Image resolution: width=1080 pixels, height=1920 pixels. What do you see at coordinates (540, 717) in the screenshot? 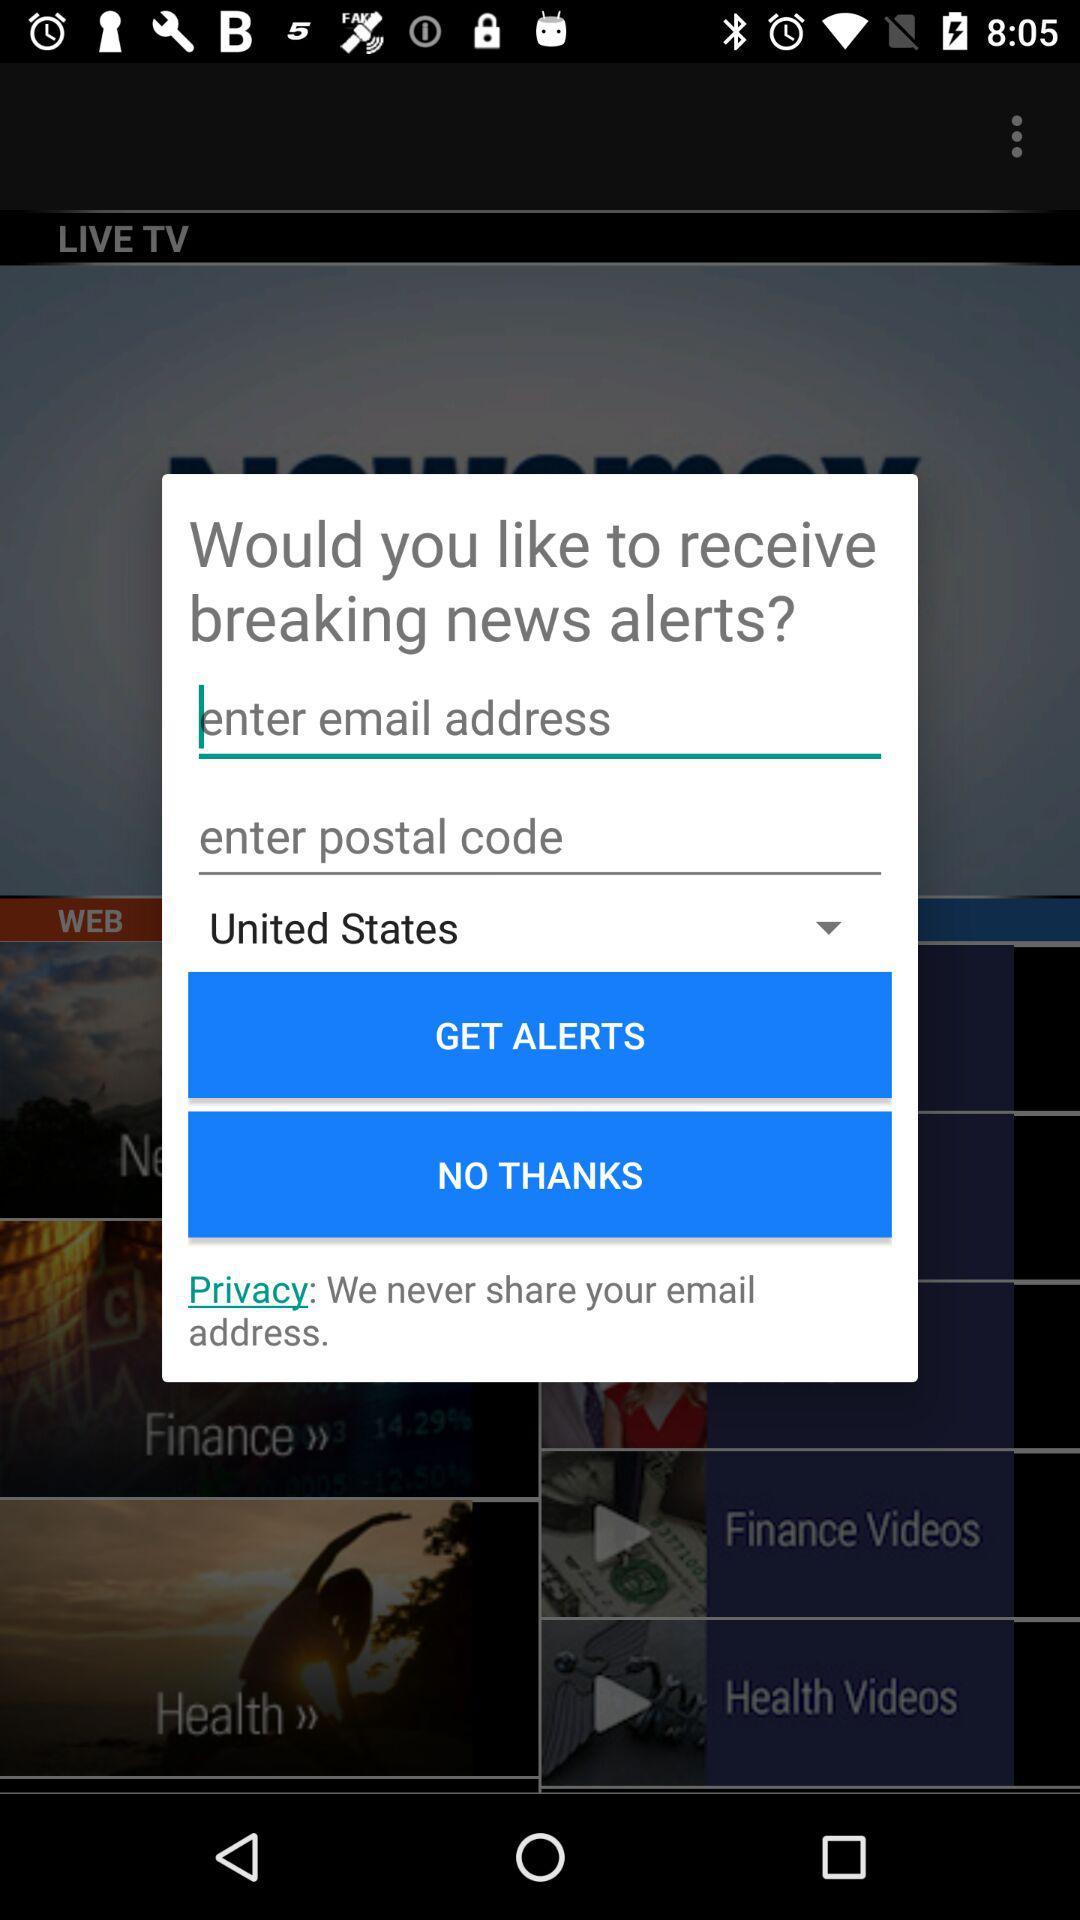
I see `your email` at bounding box center [540, 717].